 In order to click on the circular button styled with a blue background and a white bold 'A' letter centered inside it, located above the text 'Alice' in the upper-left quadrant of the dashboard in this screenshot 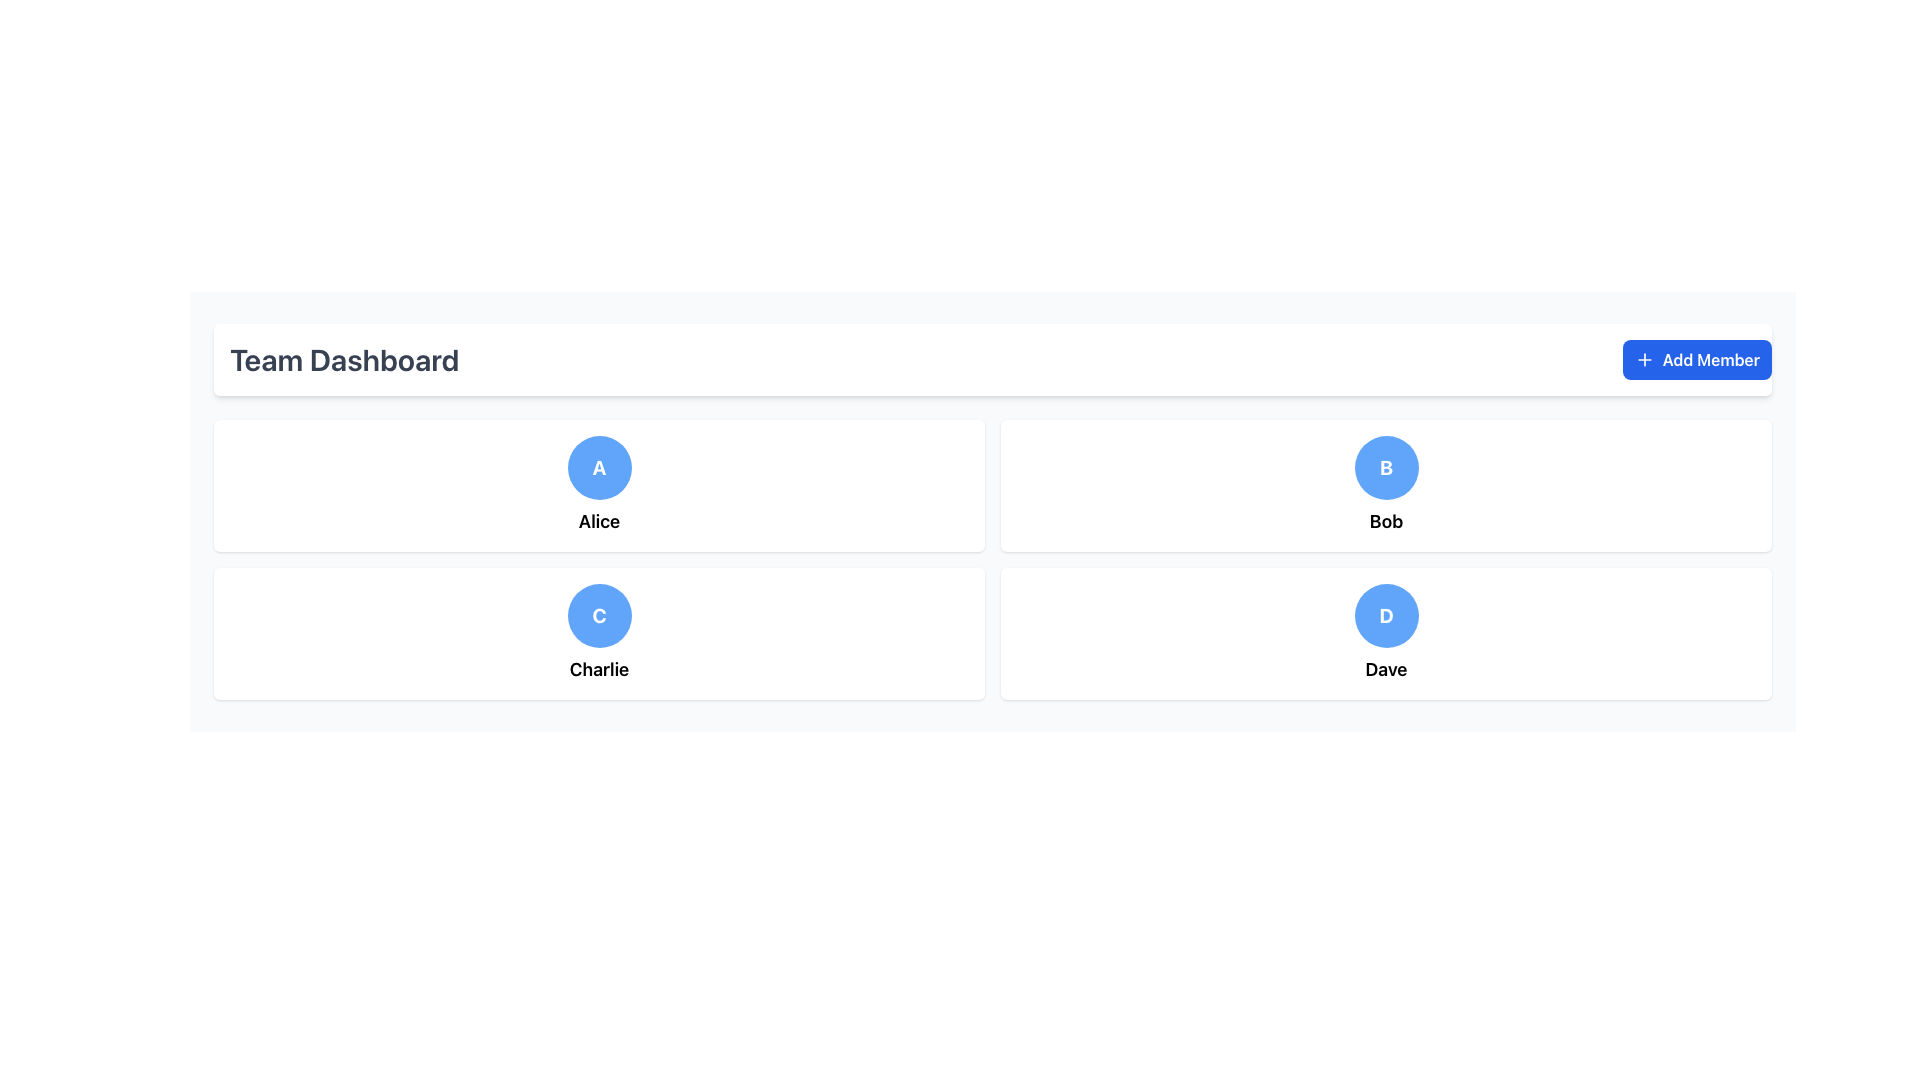, I will do `click(598, 467)`.